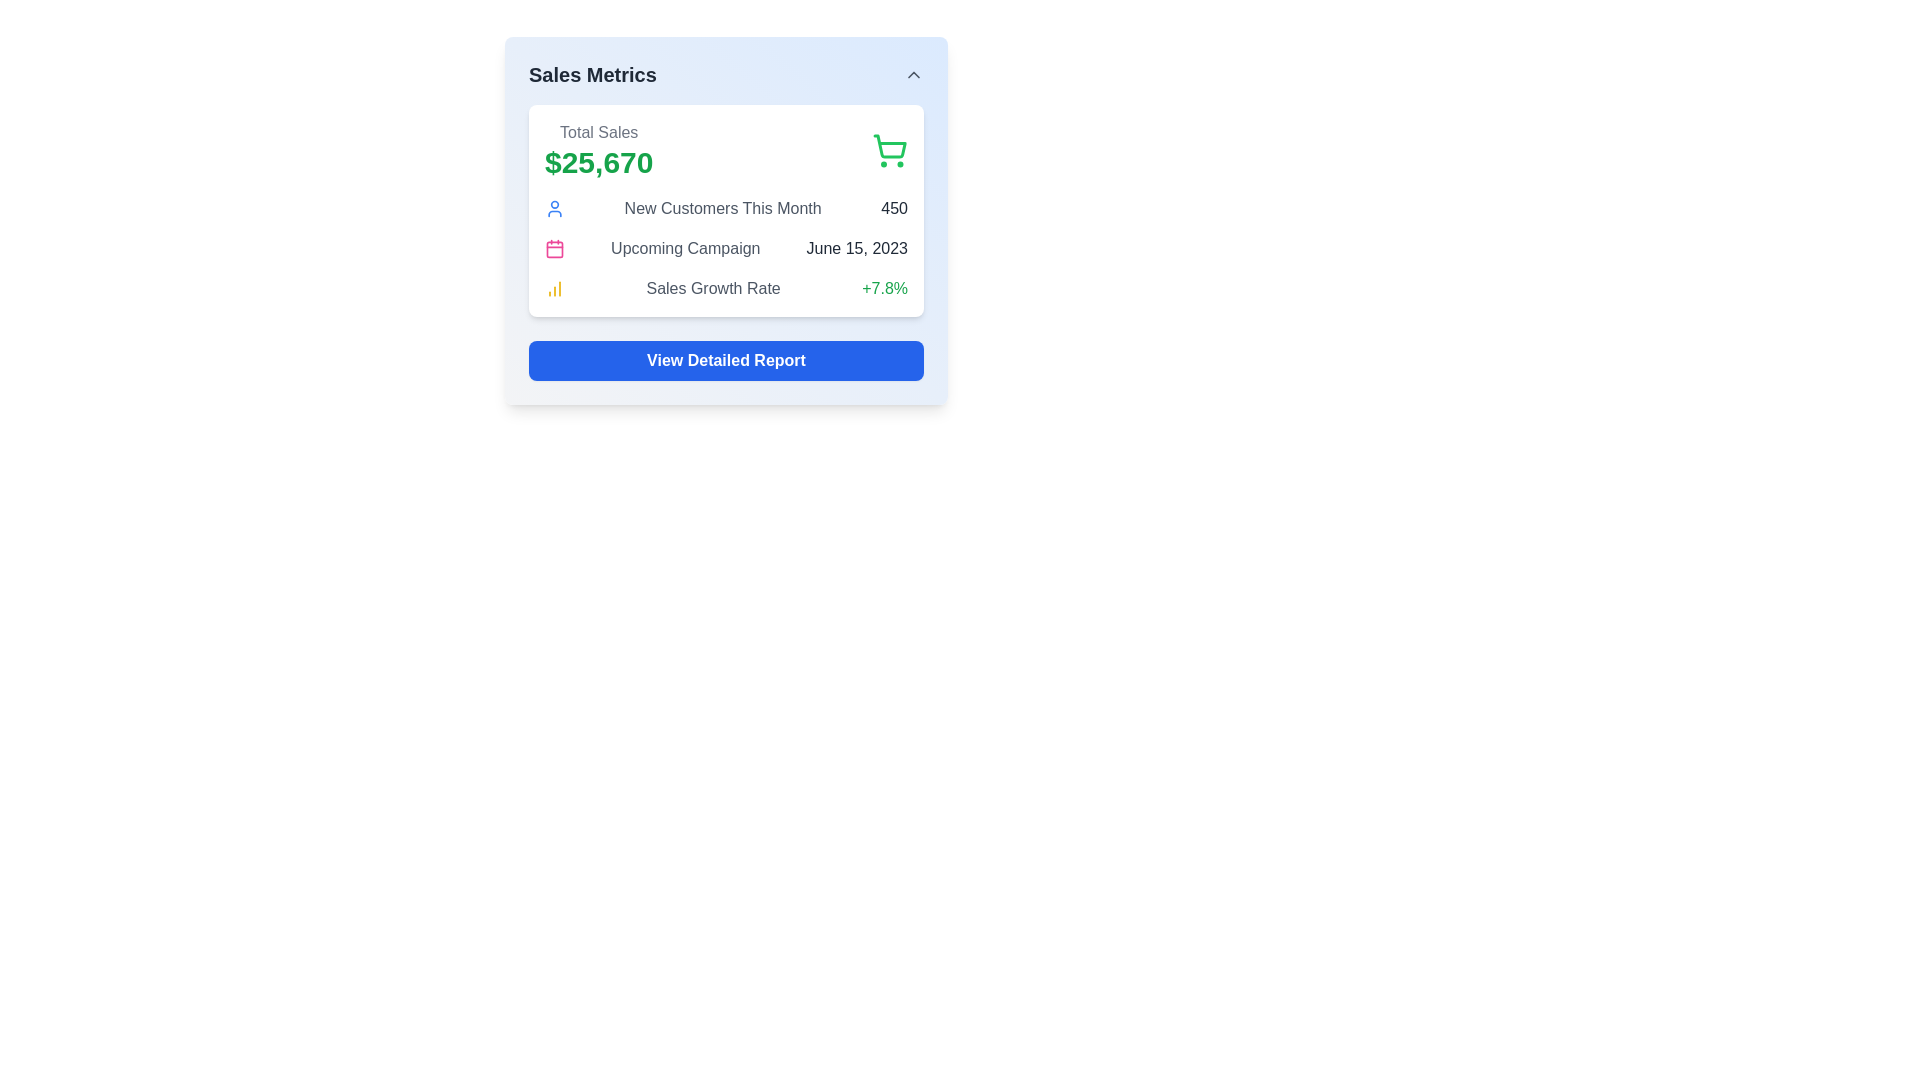 The image size is (1920, 1080). What do you see at coordinates (725, 289) in the screenshot?
I see `the Display element that provides information about the growth rate of sales, located in the 'Sales Metrics' card as the third row, beneath 'New Customers This Month' and 'Upcoming Campaign'` at bounding box center [725, 289].